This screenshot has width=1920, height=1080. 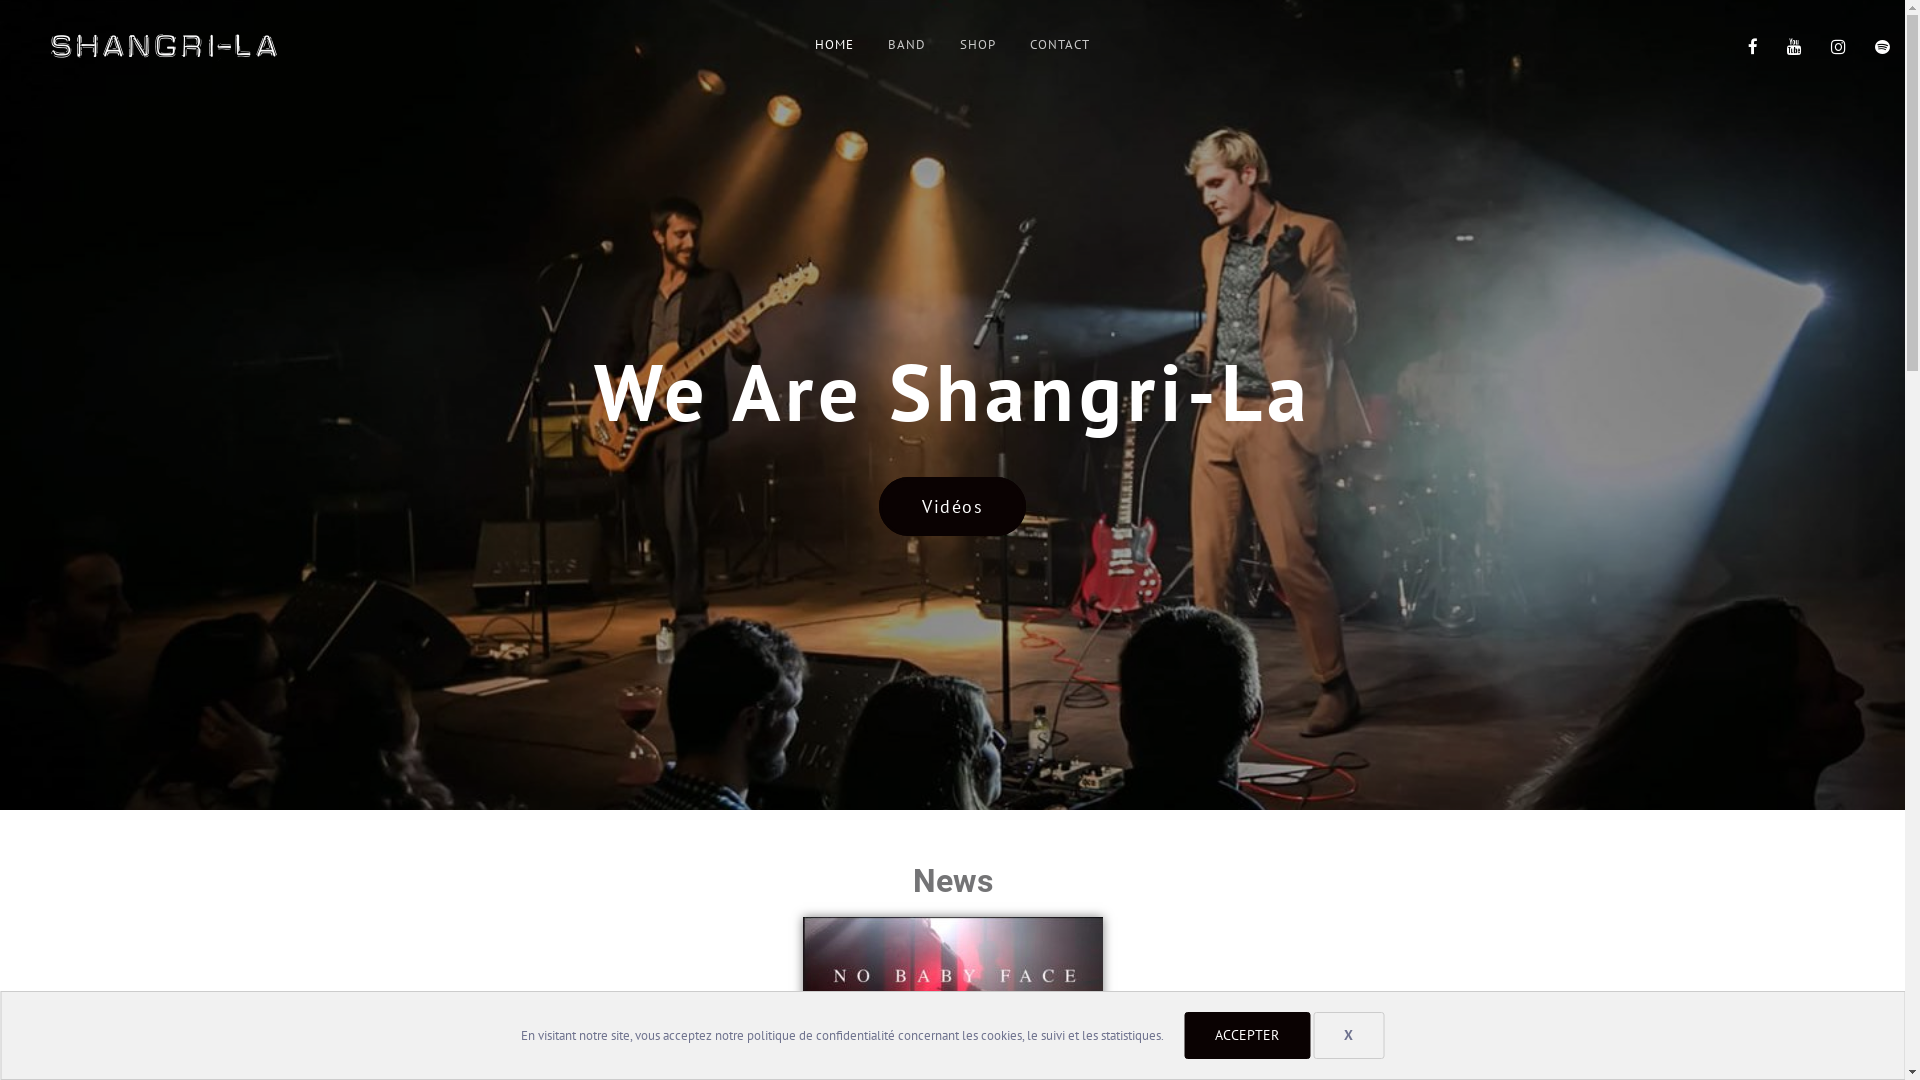 I want to click on 'ACCEPTER', so click(x=1246, y=1035).